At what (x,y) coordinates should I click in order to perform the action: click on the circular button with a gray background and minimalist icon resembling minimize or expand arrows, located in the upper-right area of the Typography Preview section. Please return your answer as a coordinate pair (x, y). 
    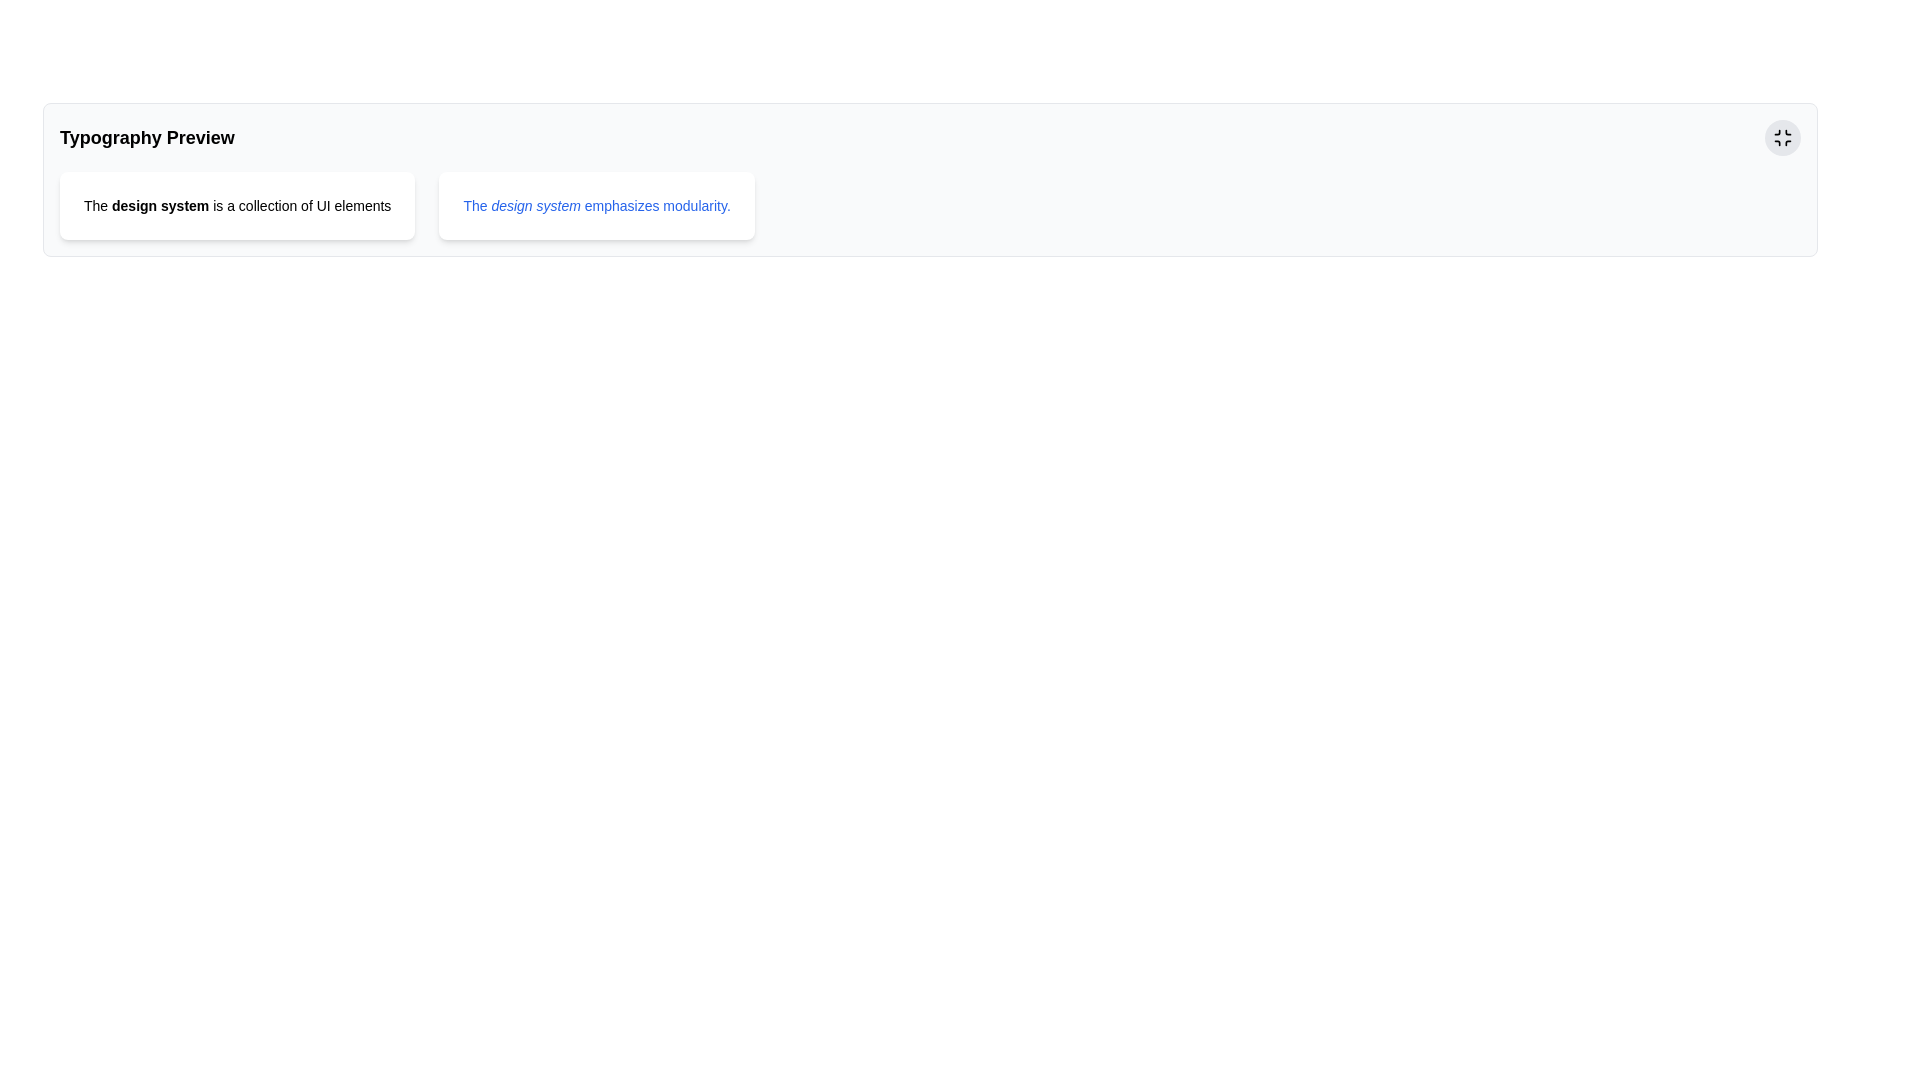
    Looking at the image, I should click on (1782, 137).